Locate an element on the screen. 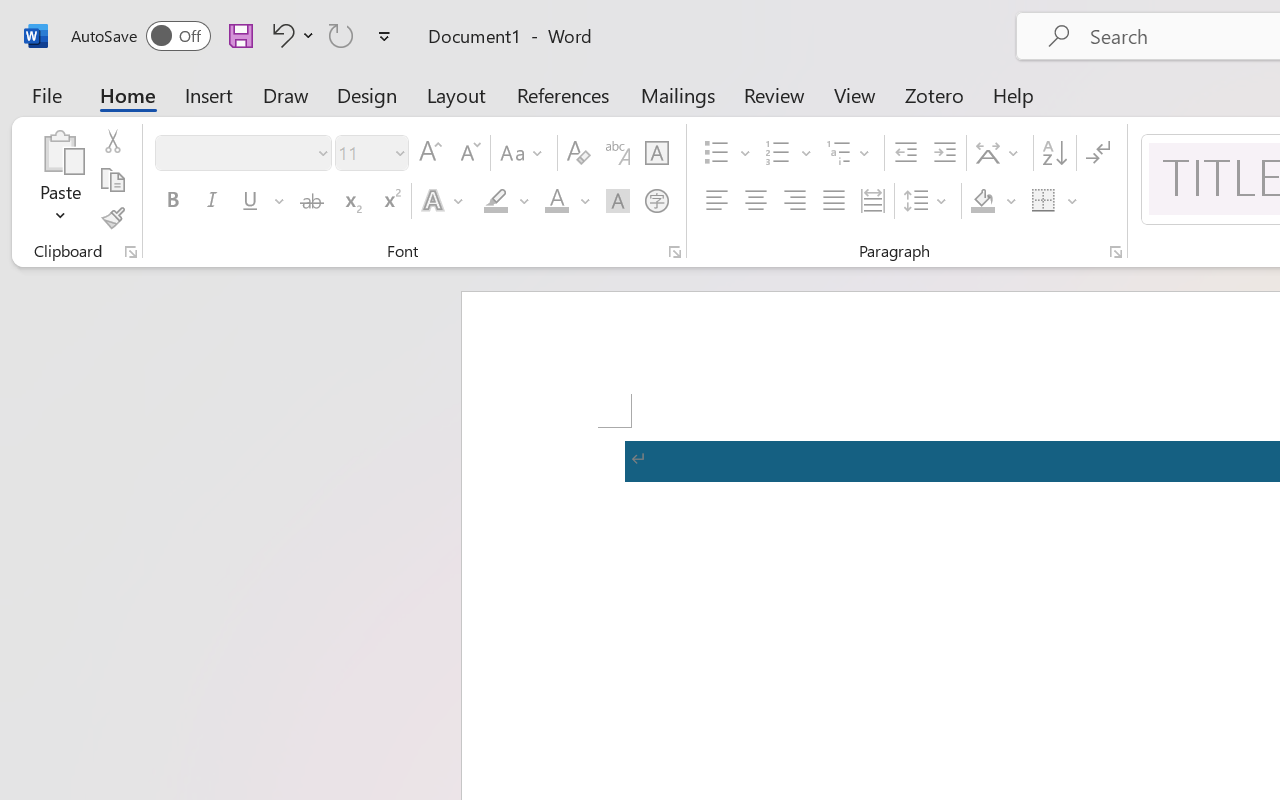 This screenshot has height=800, width=1280. 'Font Color RGB(255, 0, 0)' is located at coordinates (556, 201).